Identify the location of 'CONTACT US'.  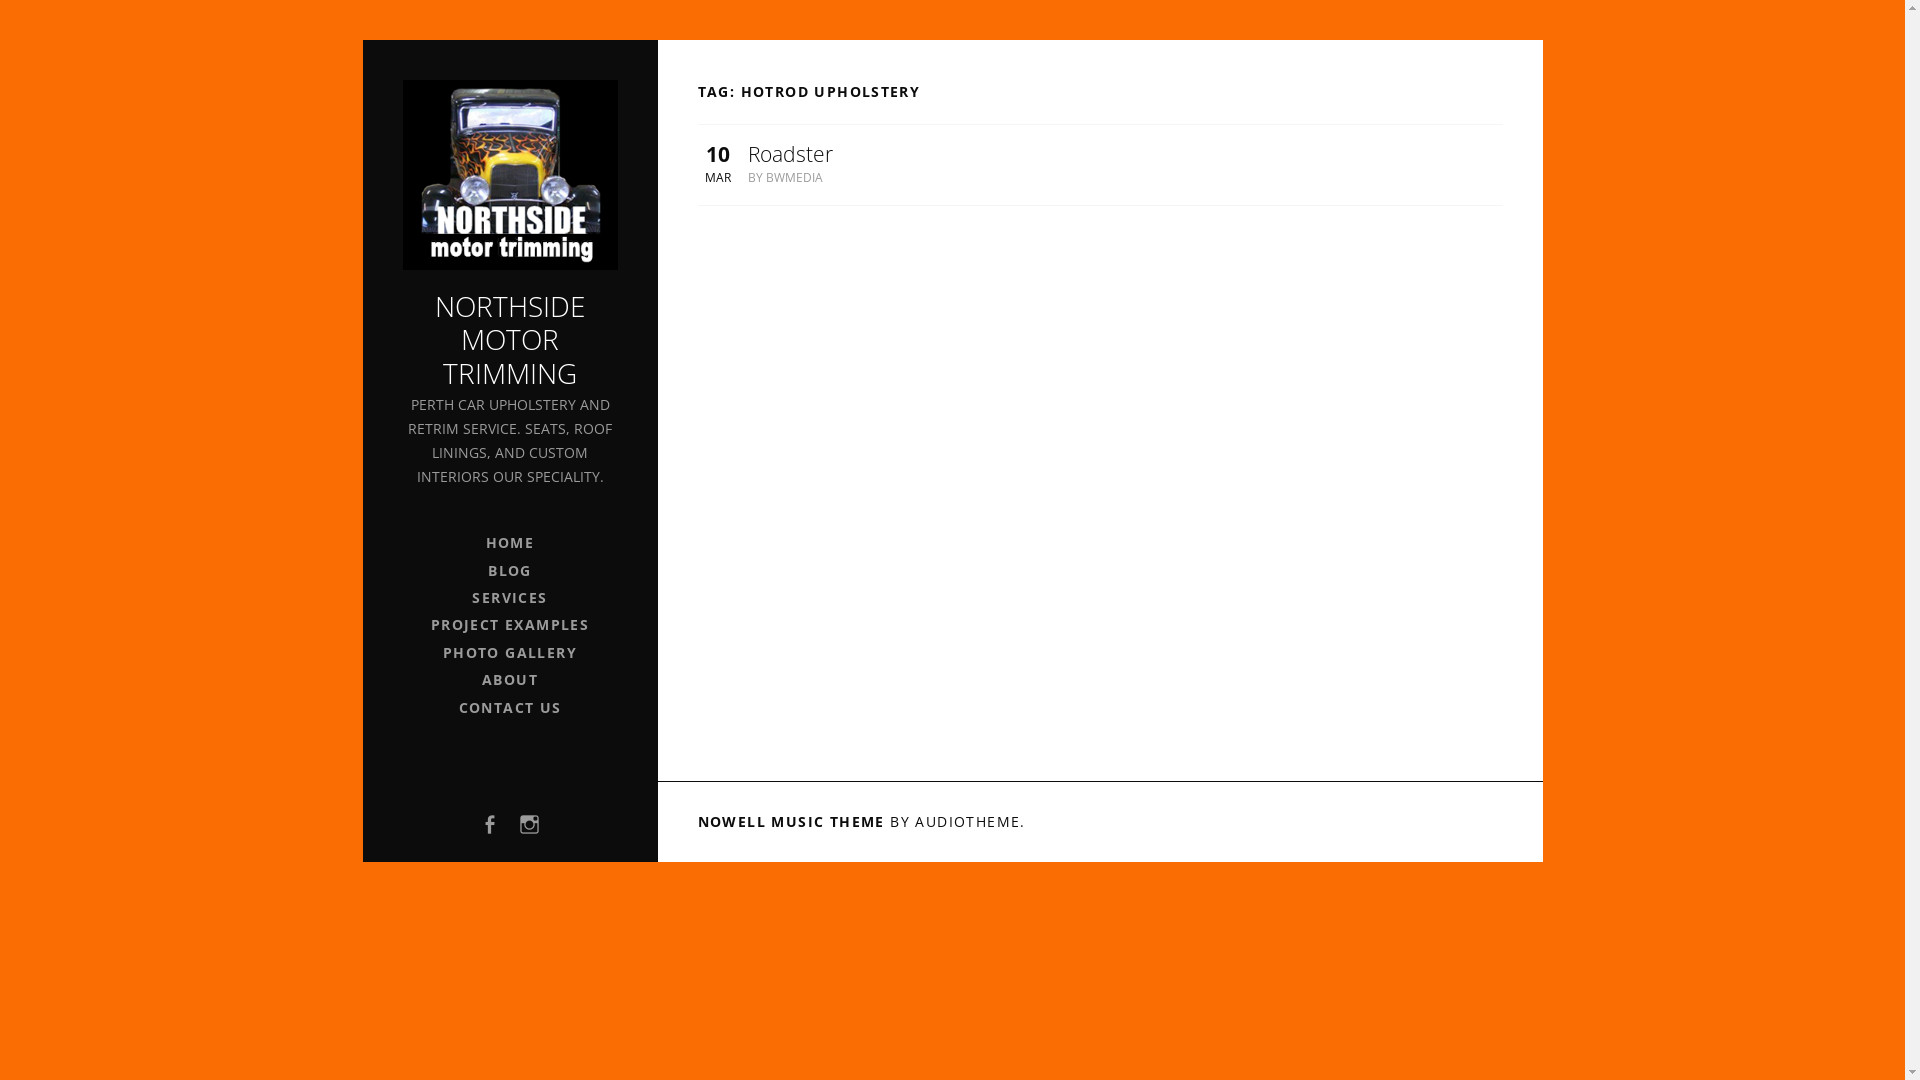
(509, 706).